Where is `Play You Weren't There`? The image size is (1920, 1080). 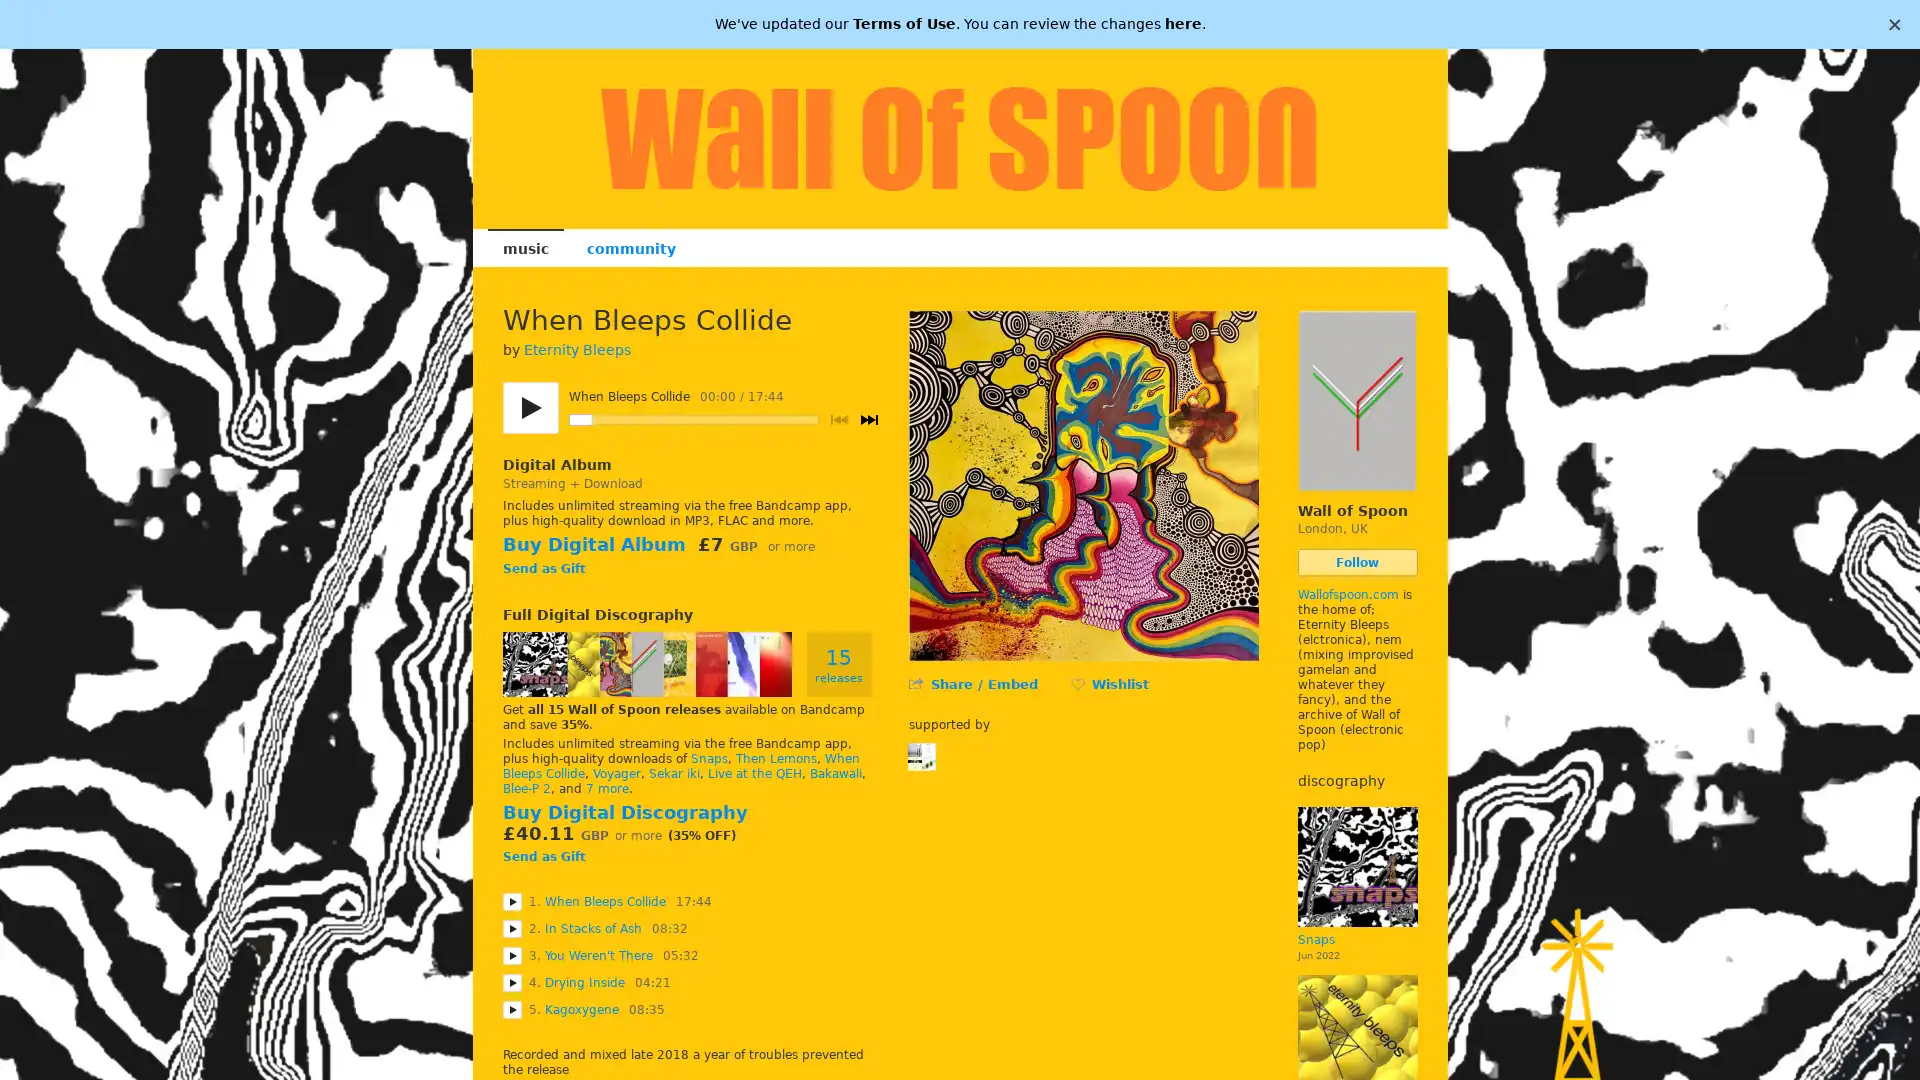 Play You Weren't There is located at coordinates (511, 954).